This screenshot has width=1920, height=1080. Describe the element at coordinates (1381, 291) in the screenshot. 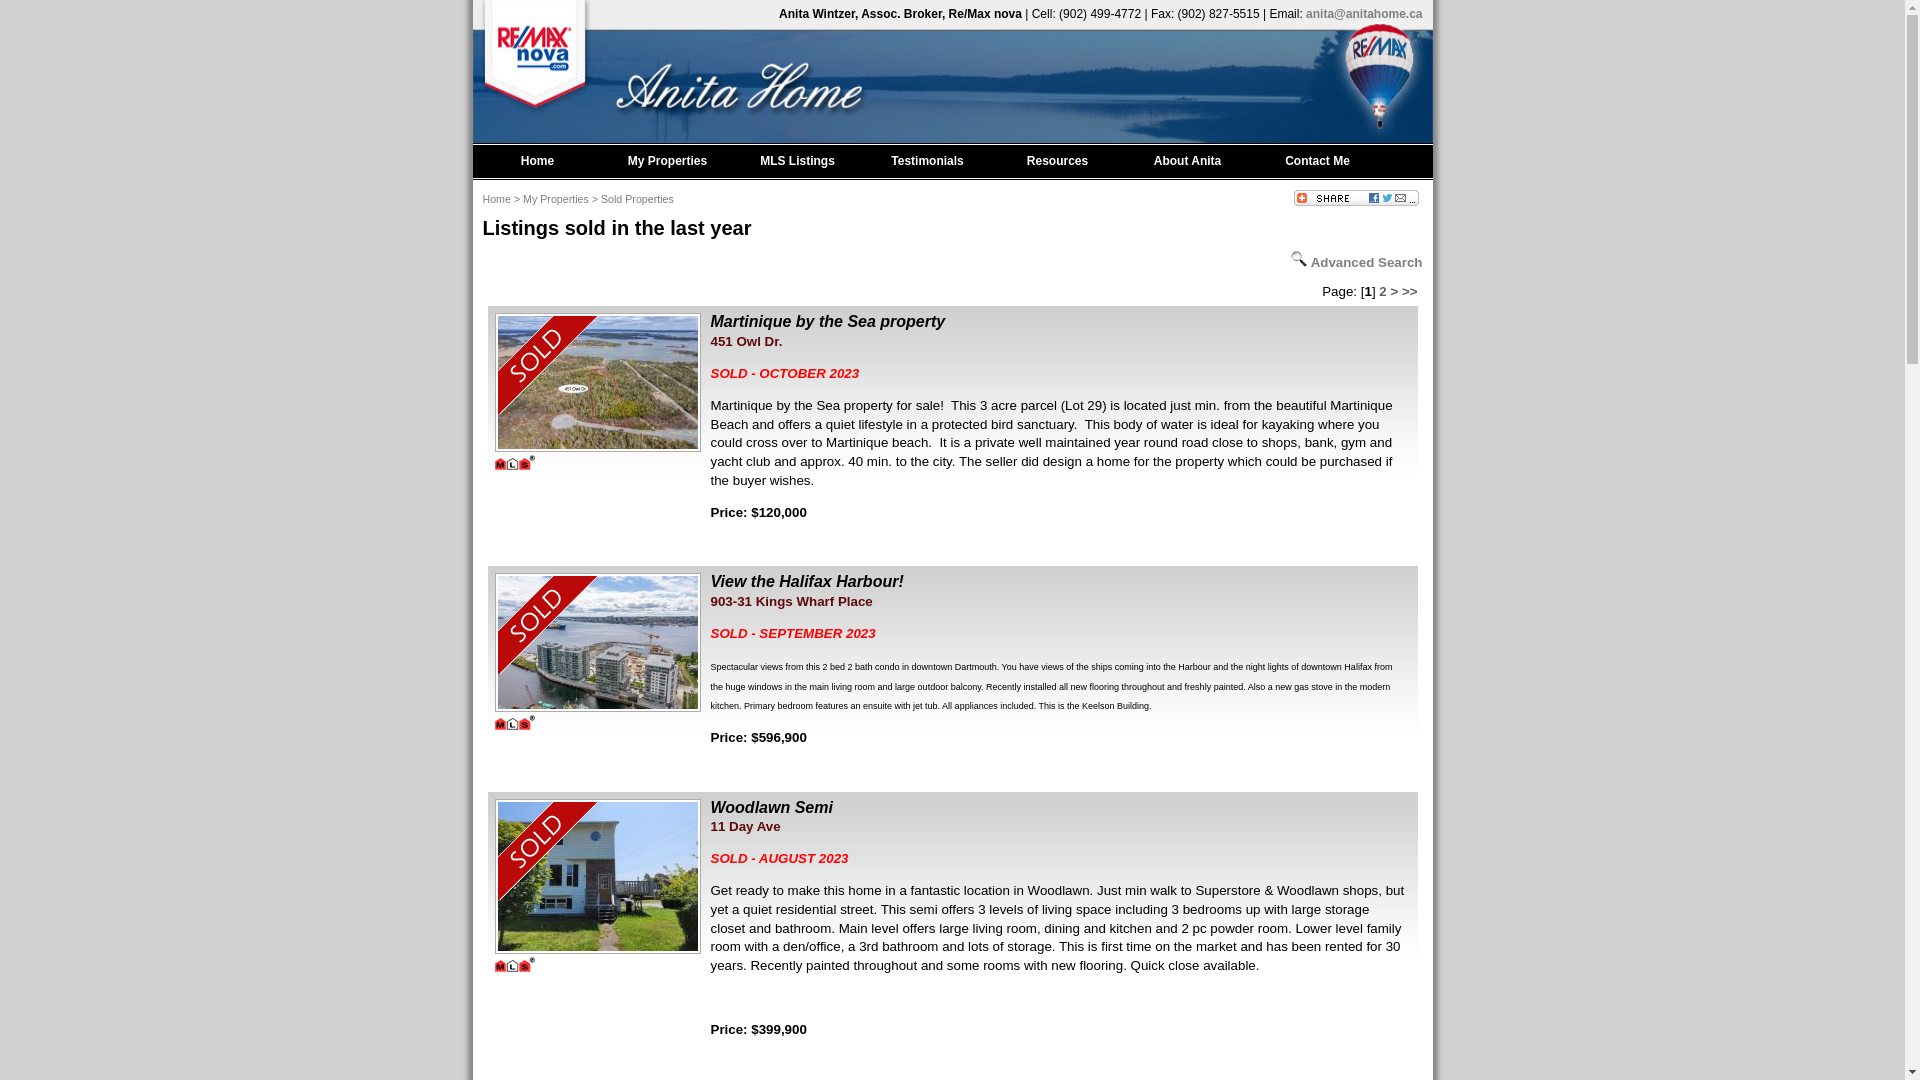

I see `'2'` at that location.